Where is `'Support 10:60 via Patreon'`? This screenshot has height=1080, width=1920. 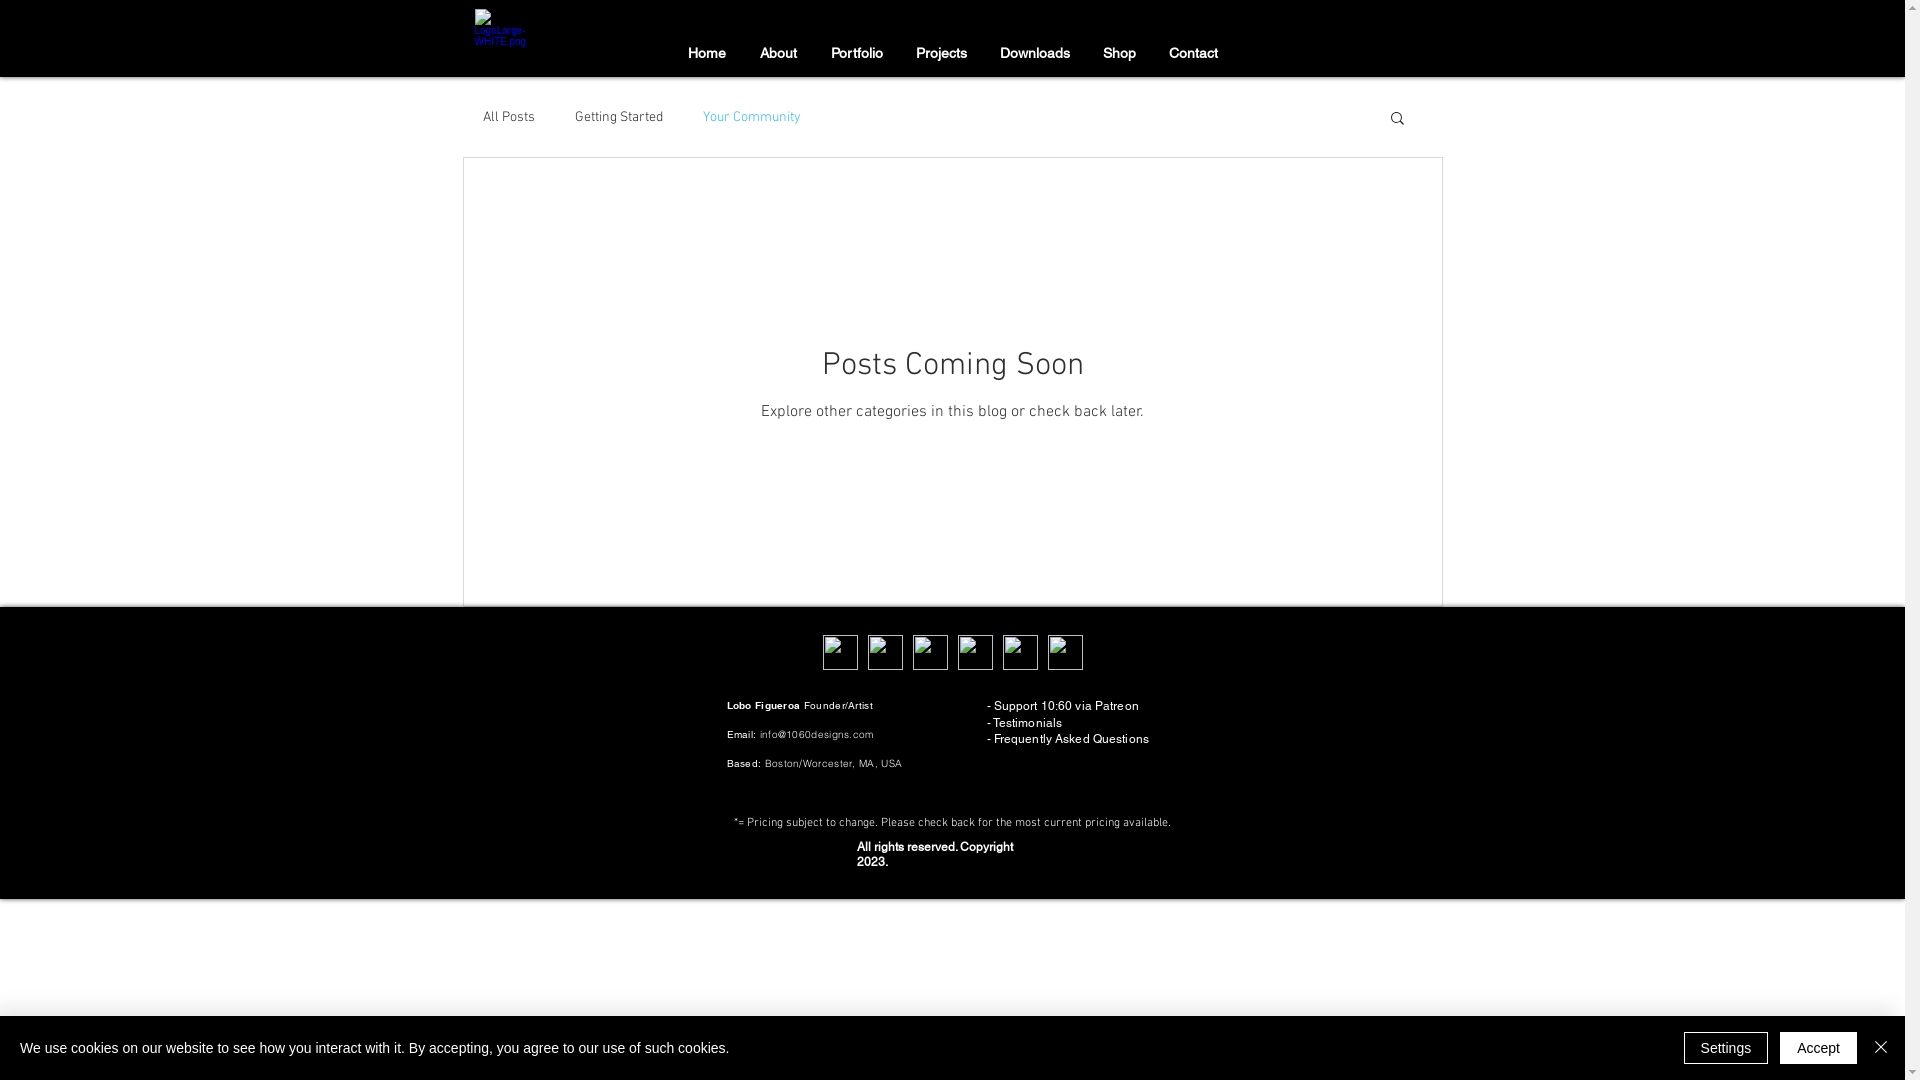
'Support 10:60 via Patreon' is located at coordinates (1065, 704).